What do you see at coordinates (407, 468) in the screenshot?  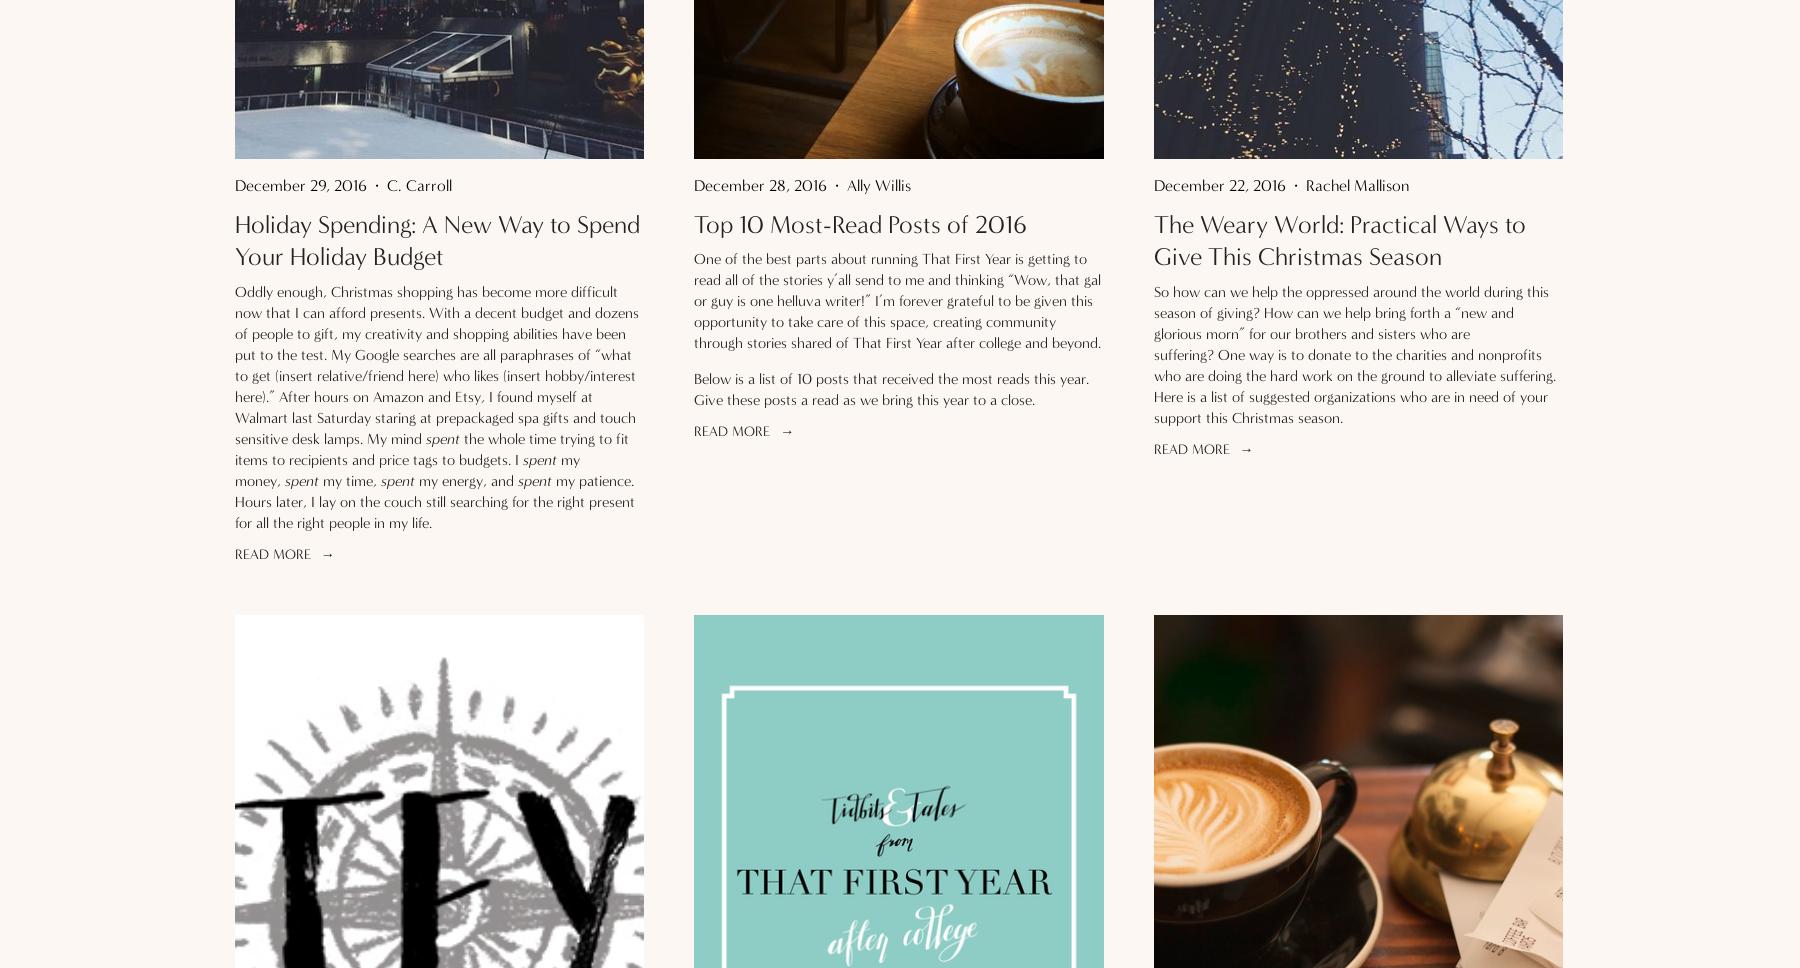 I see `'my money,'` at bounding box center [407, 468].